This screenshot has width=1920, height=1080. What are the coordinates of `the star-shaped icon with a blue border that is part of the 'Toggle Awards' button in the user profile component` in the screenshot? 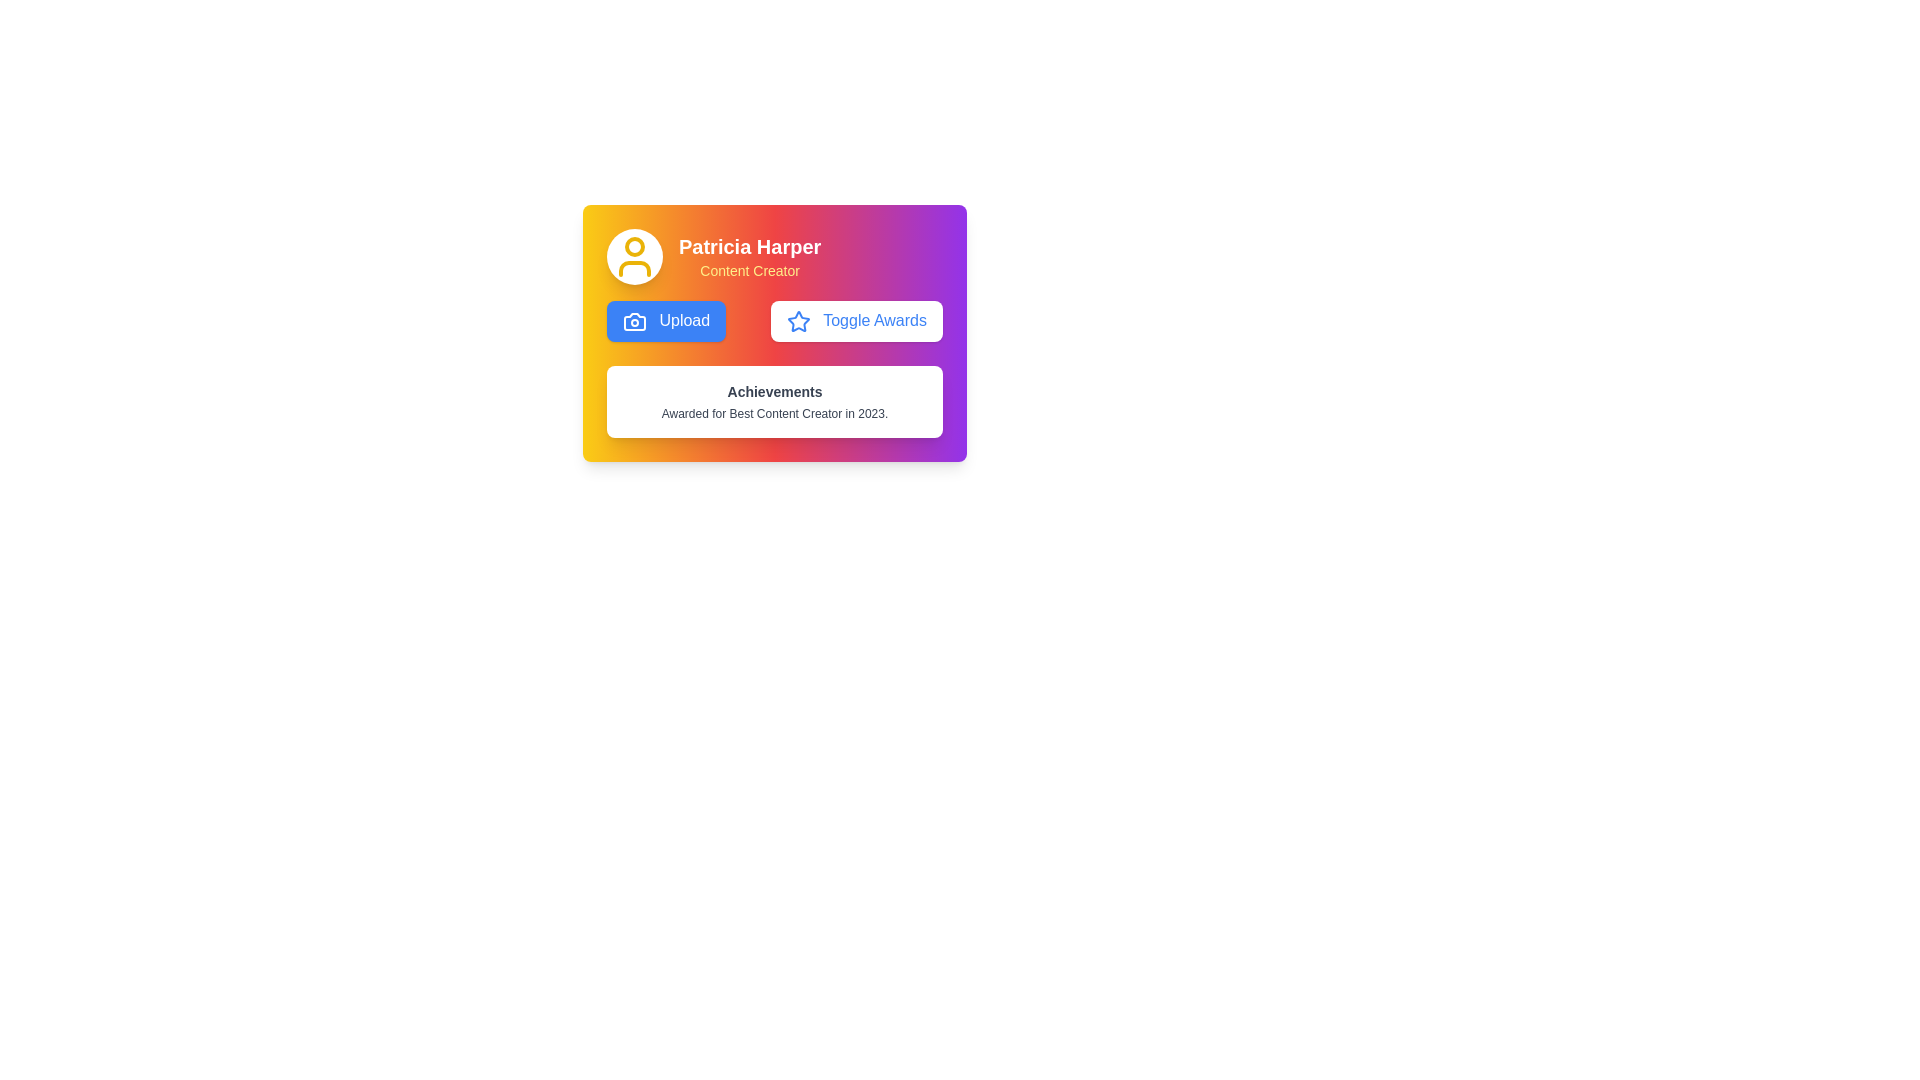 It's located at (798, 320).